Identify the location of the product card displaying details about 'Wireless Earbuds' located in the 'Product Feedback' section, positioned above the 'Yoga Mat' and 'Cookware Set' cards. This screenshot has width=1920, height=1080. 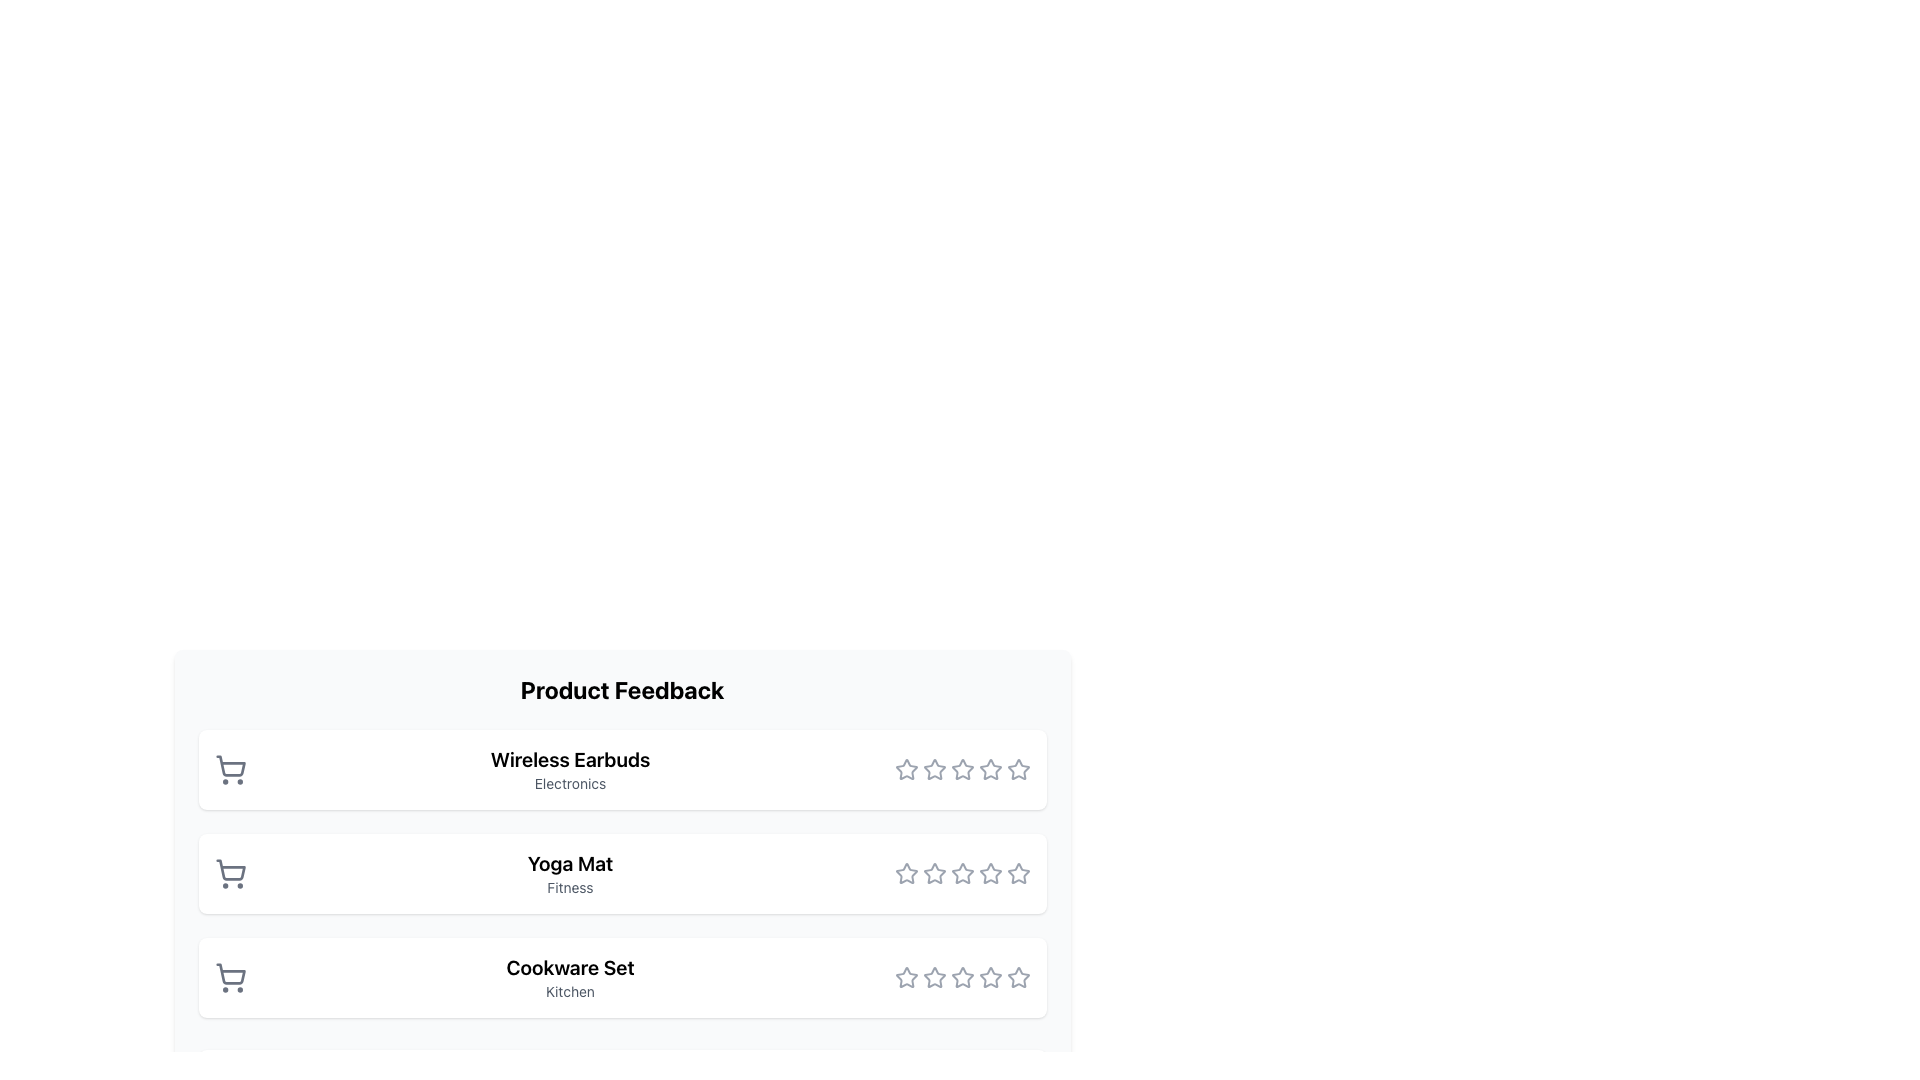
(621, 769).